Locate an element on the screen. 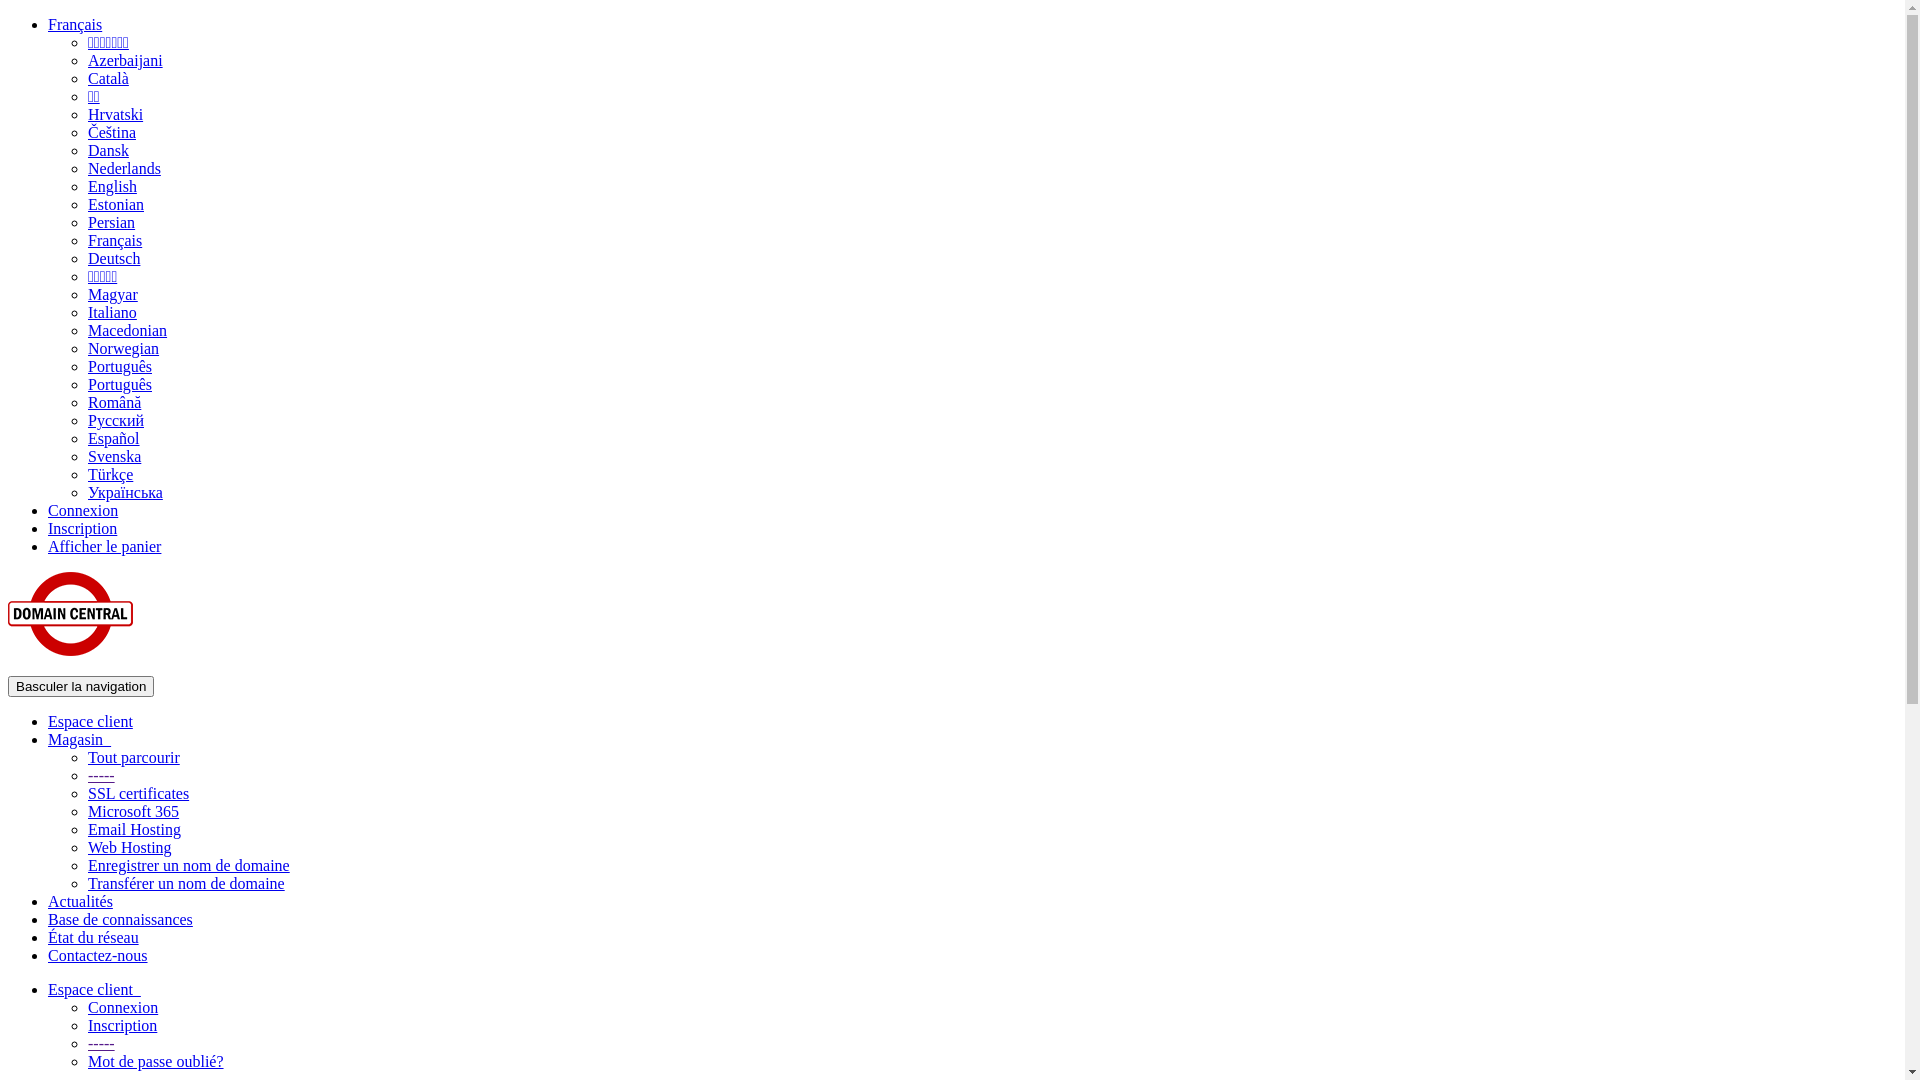 This screenshot has height=1080, width=1920. 'Basculer la navigation' is located at coordinates (80, 685).